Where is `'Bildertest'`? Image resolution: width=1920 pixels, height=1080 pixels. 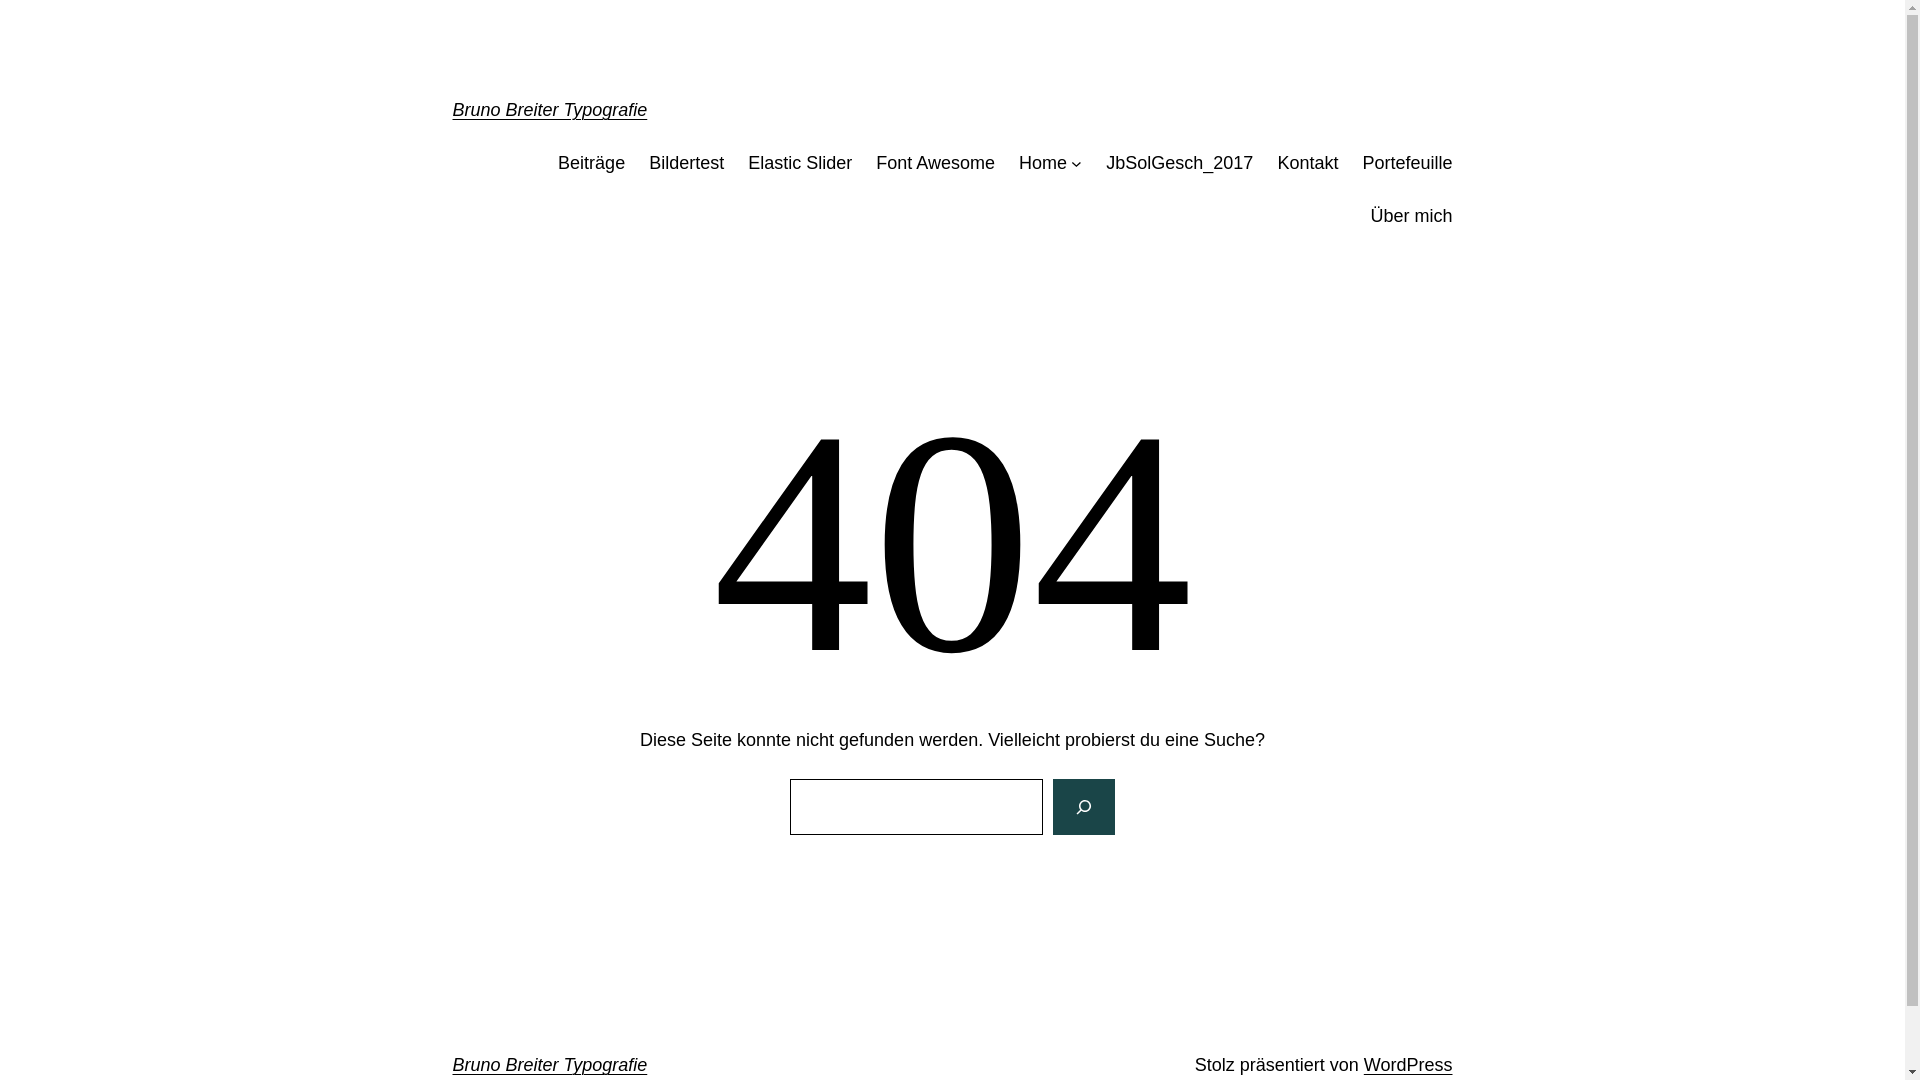 'Bildertest' is located at coordinates (686, 162).